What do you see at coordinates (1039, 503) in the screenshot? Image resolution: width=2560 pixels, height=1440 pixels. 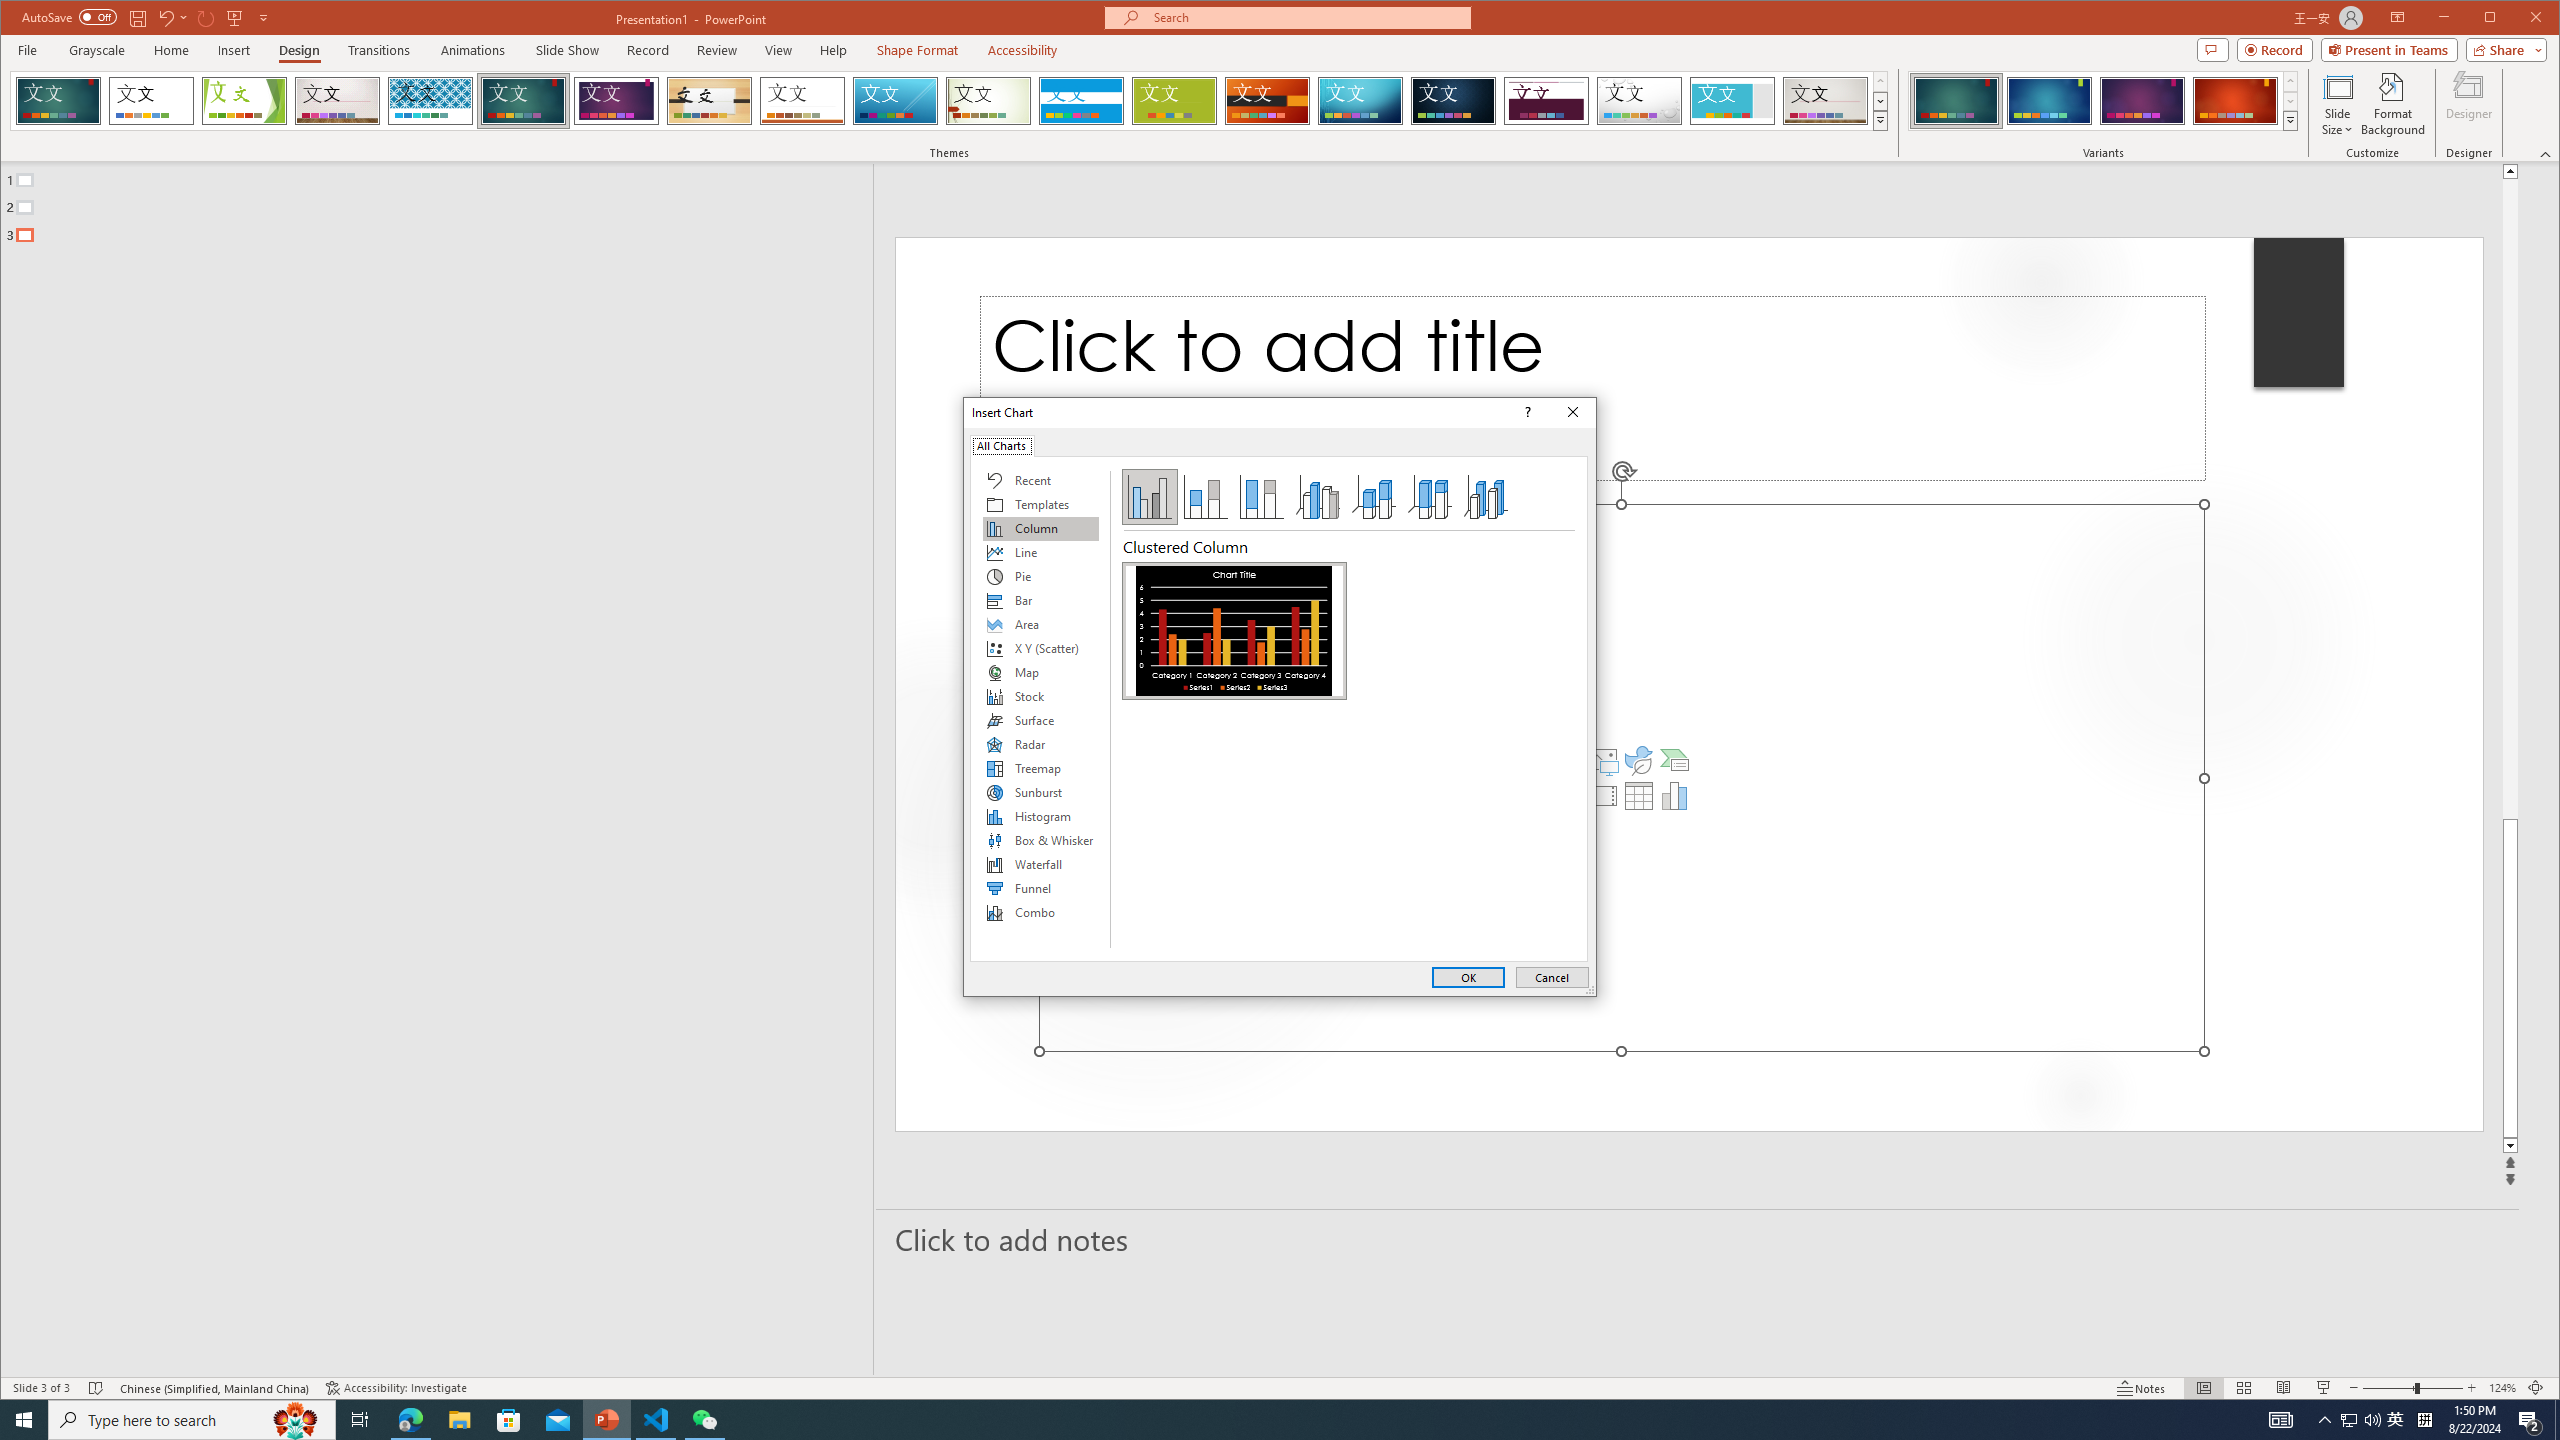 I see `'Templates'` at bounding box center [1039, 503].